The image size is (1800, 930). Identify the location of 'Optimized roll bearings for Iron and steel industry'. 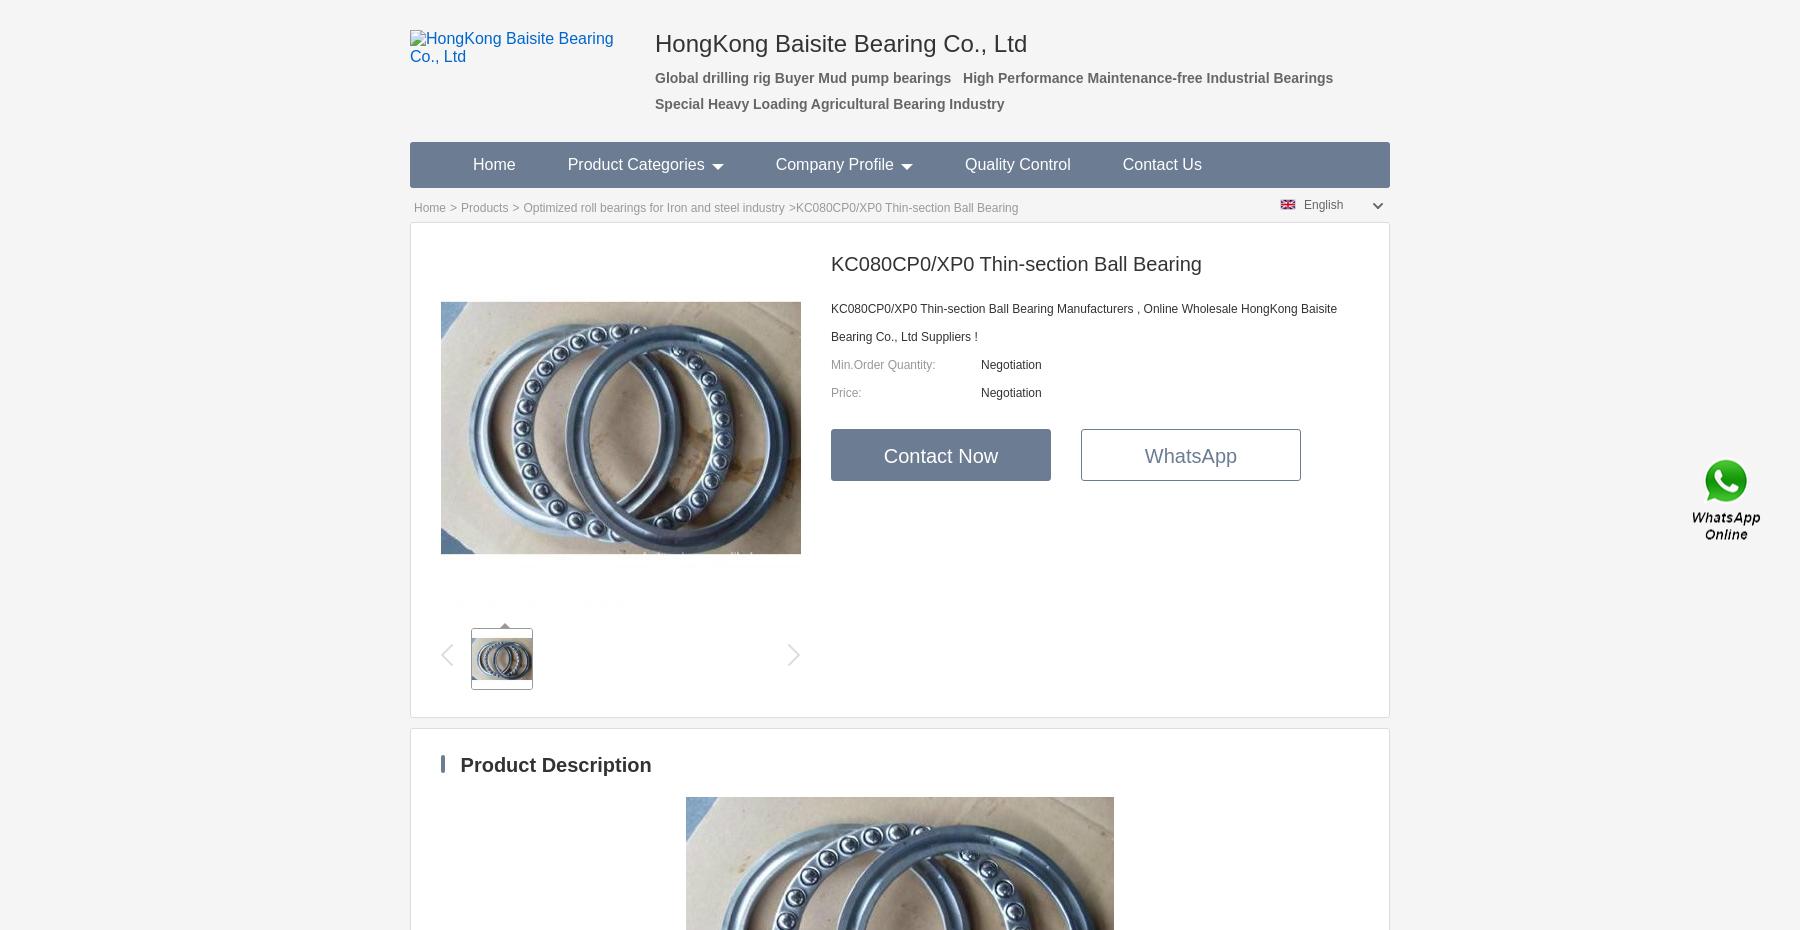
(653, 207).